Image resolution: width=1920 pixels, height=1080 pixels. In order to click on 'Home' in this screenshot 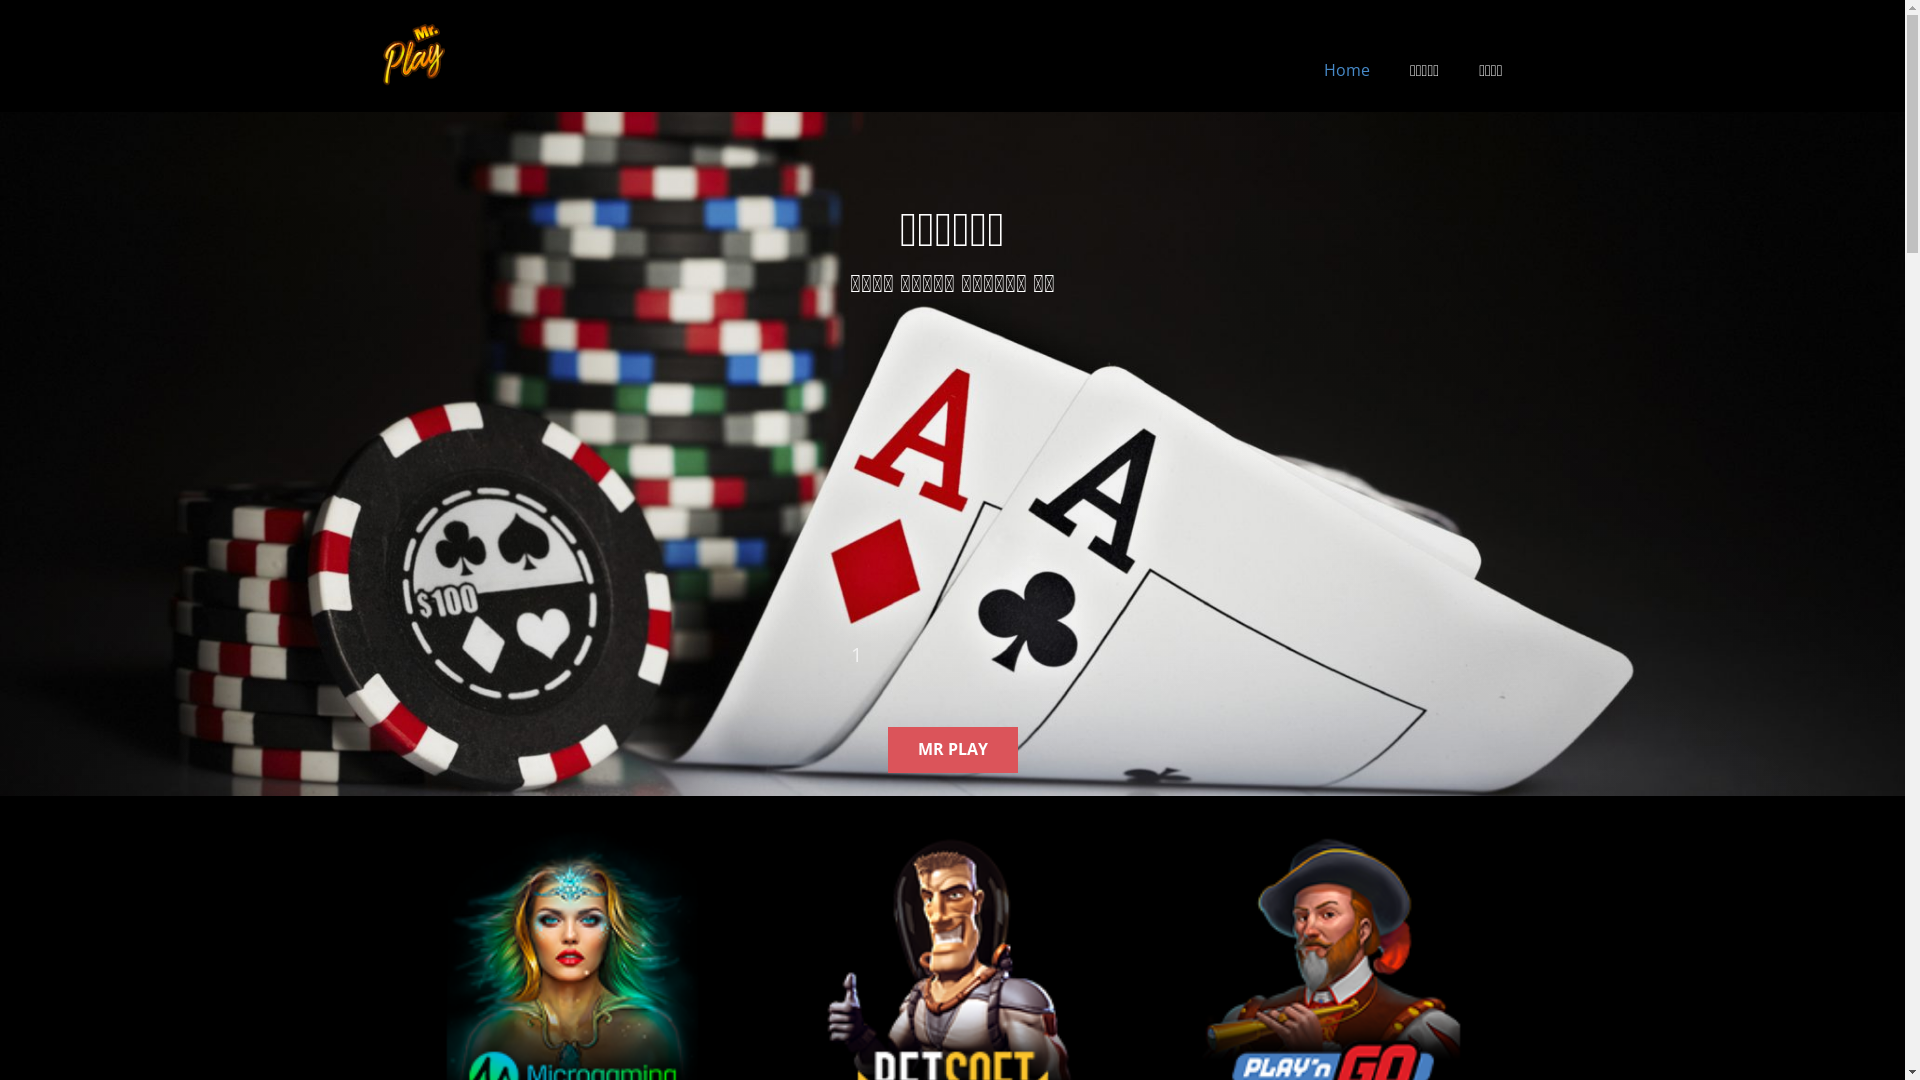, I will do `click(1347, 68)`.